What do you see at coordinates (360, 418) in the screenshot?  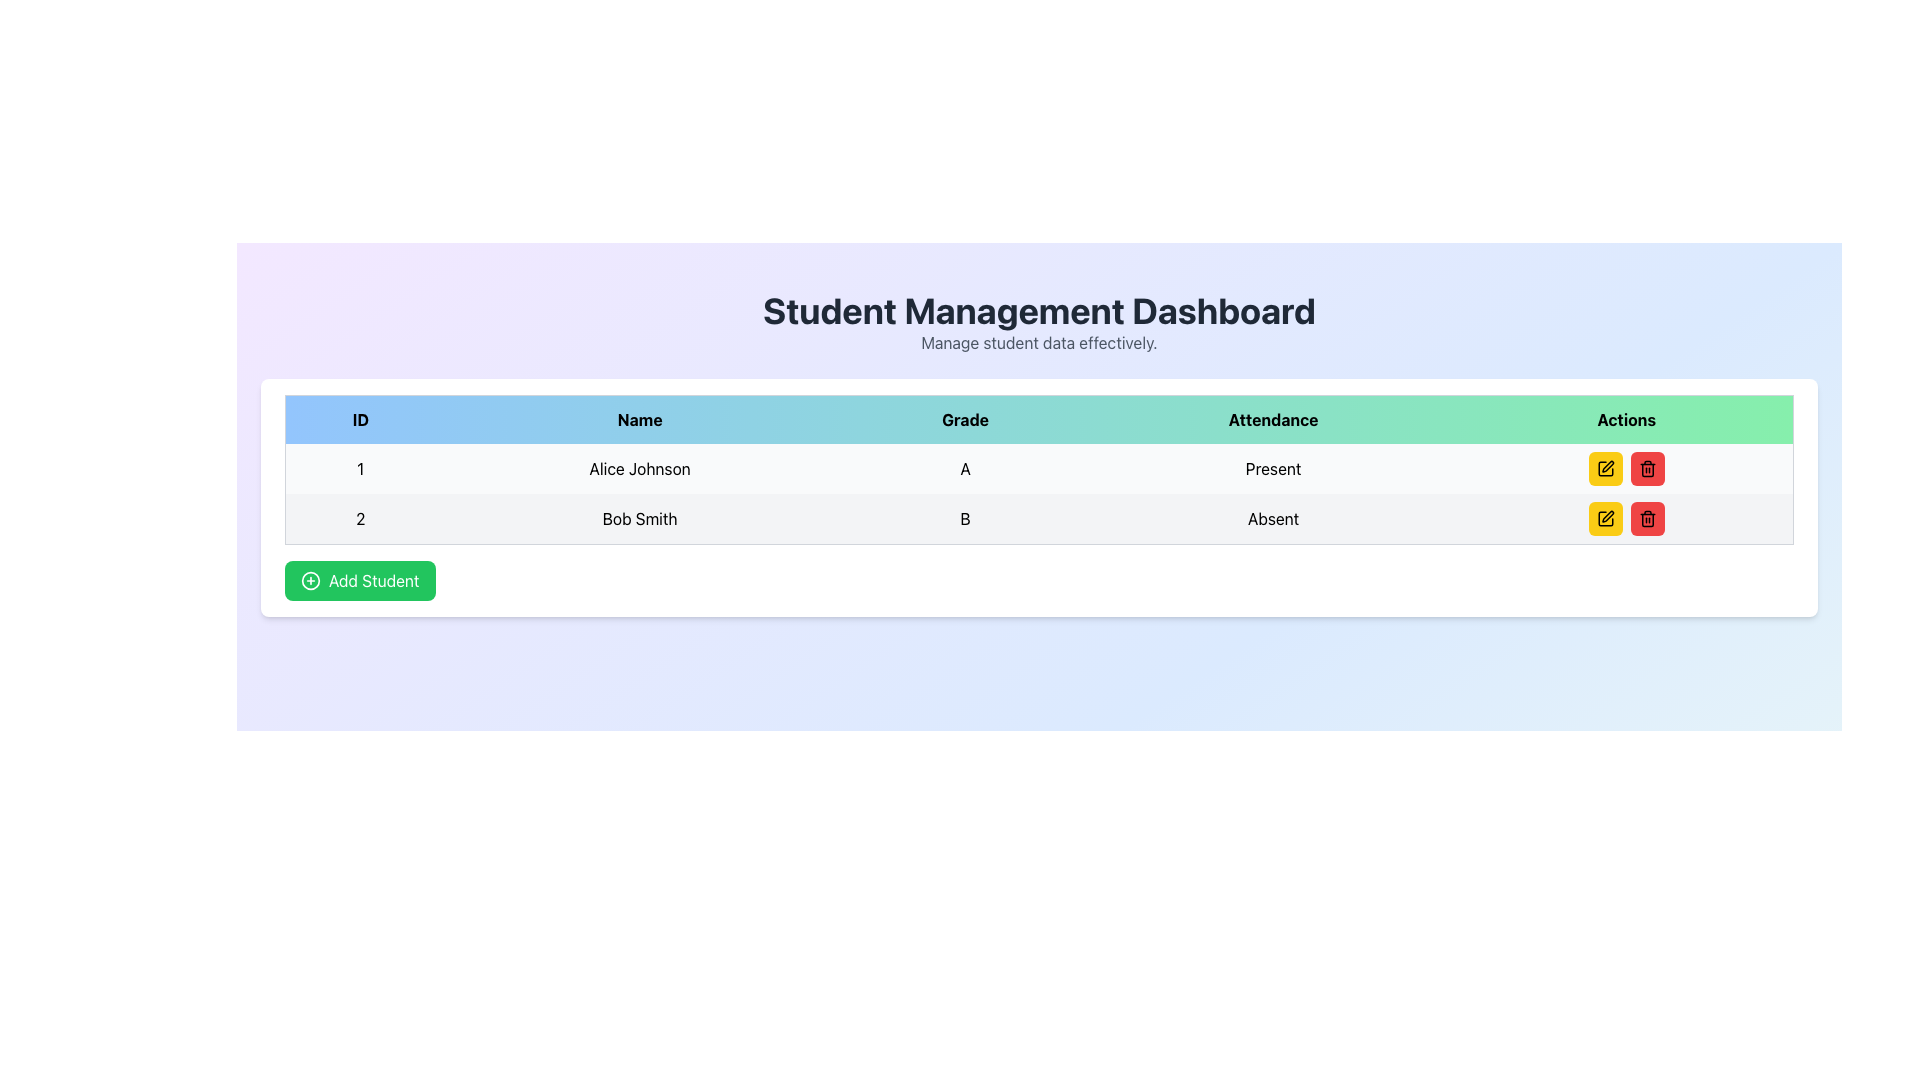 I see `the text element displaying 'ID' which is styled with a light blue background and bold black font, located as the first column header in the table` at bounding box center [360, 418].